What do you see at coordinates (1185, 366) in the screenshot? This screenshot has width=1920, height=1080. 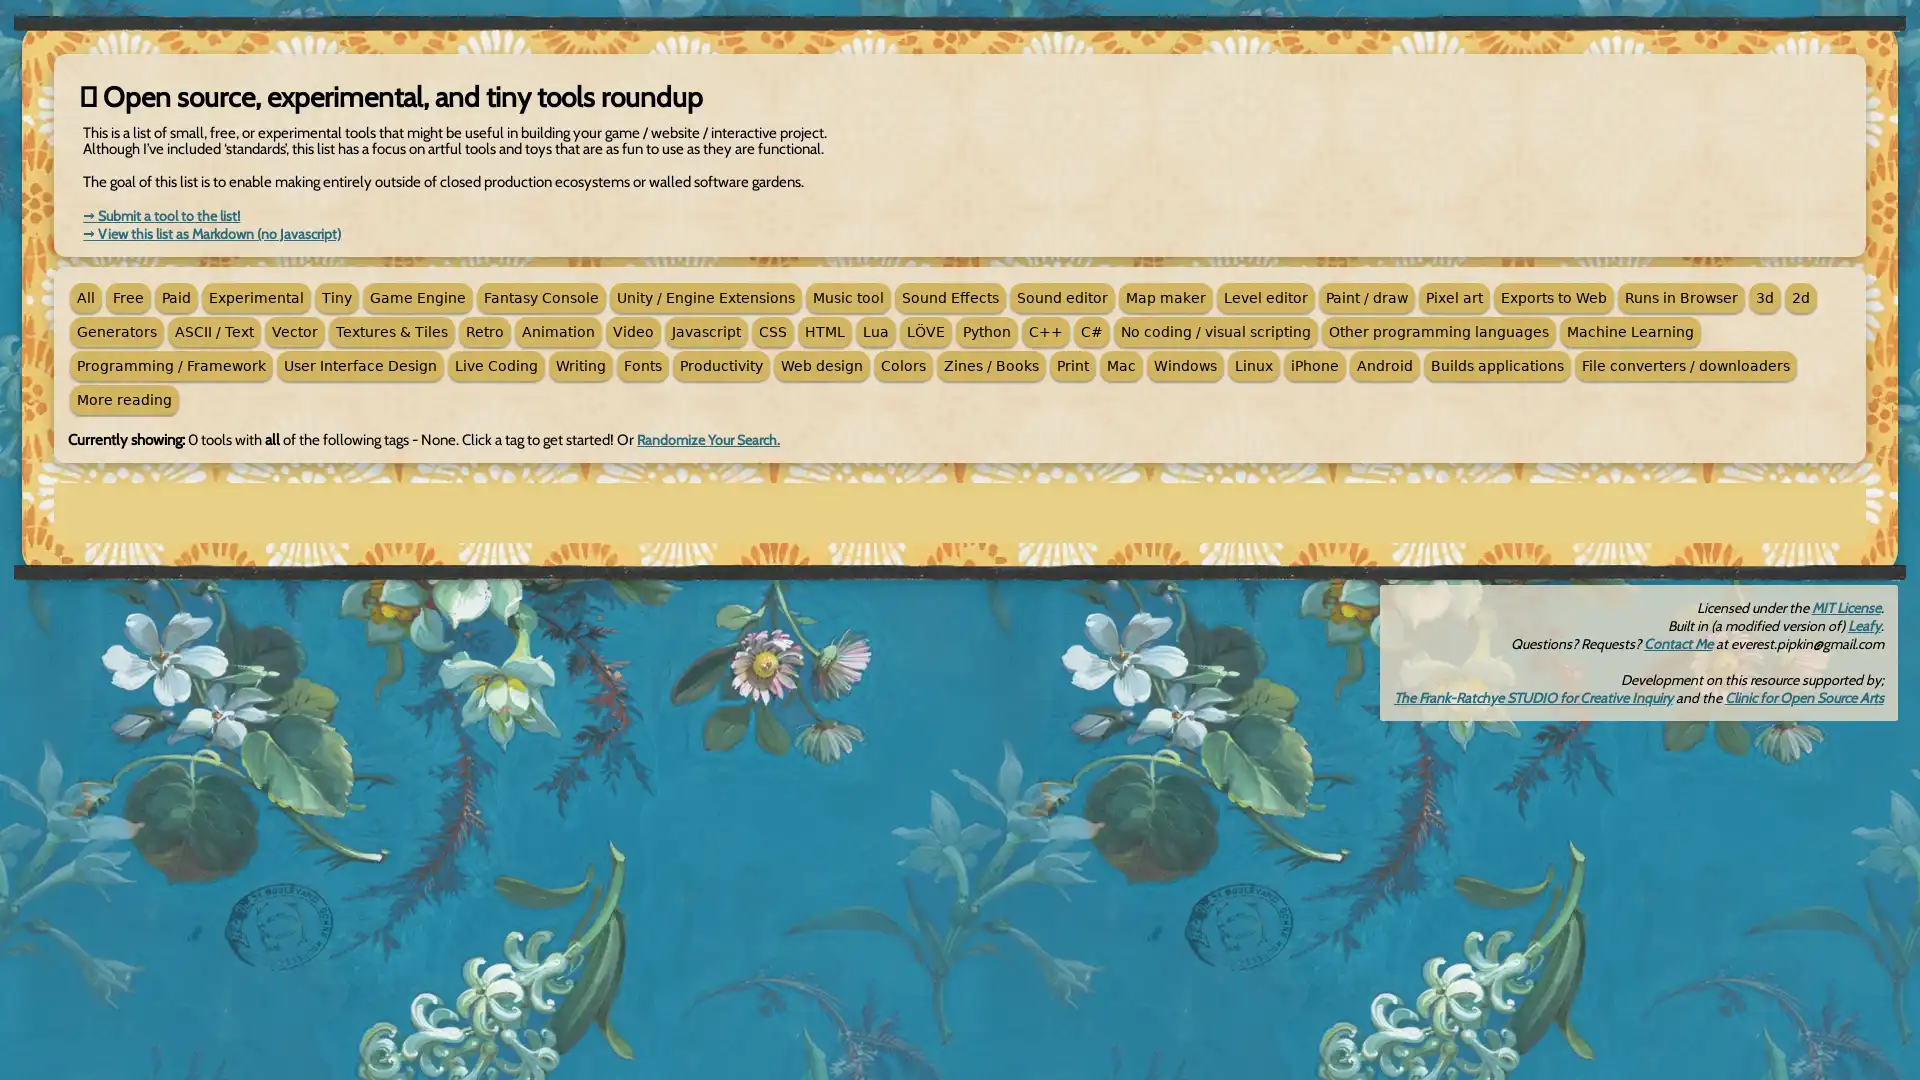 I see `Windows` at bounding box center [1185, 366].